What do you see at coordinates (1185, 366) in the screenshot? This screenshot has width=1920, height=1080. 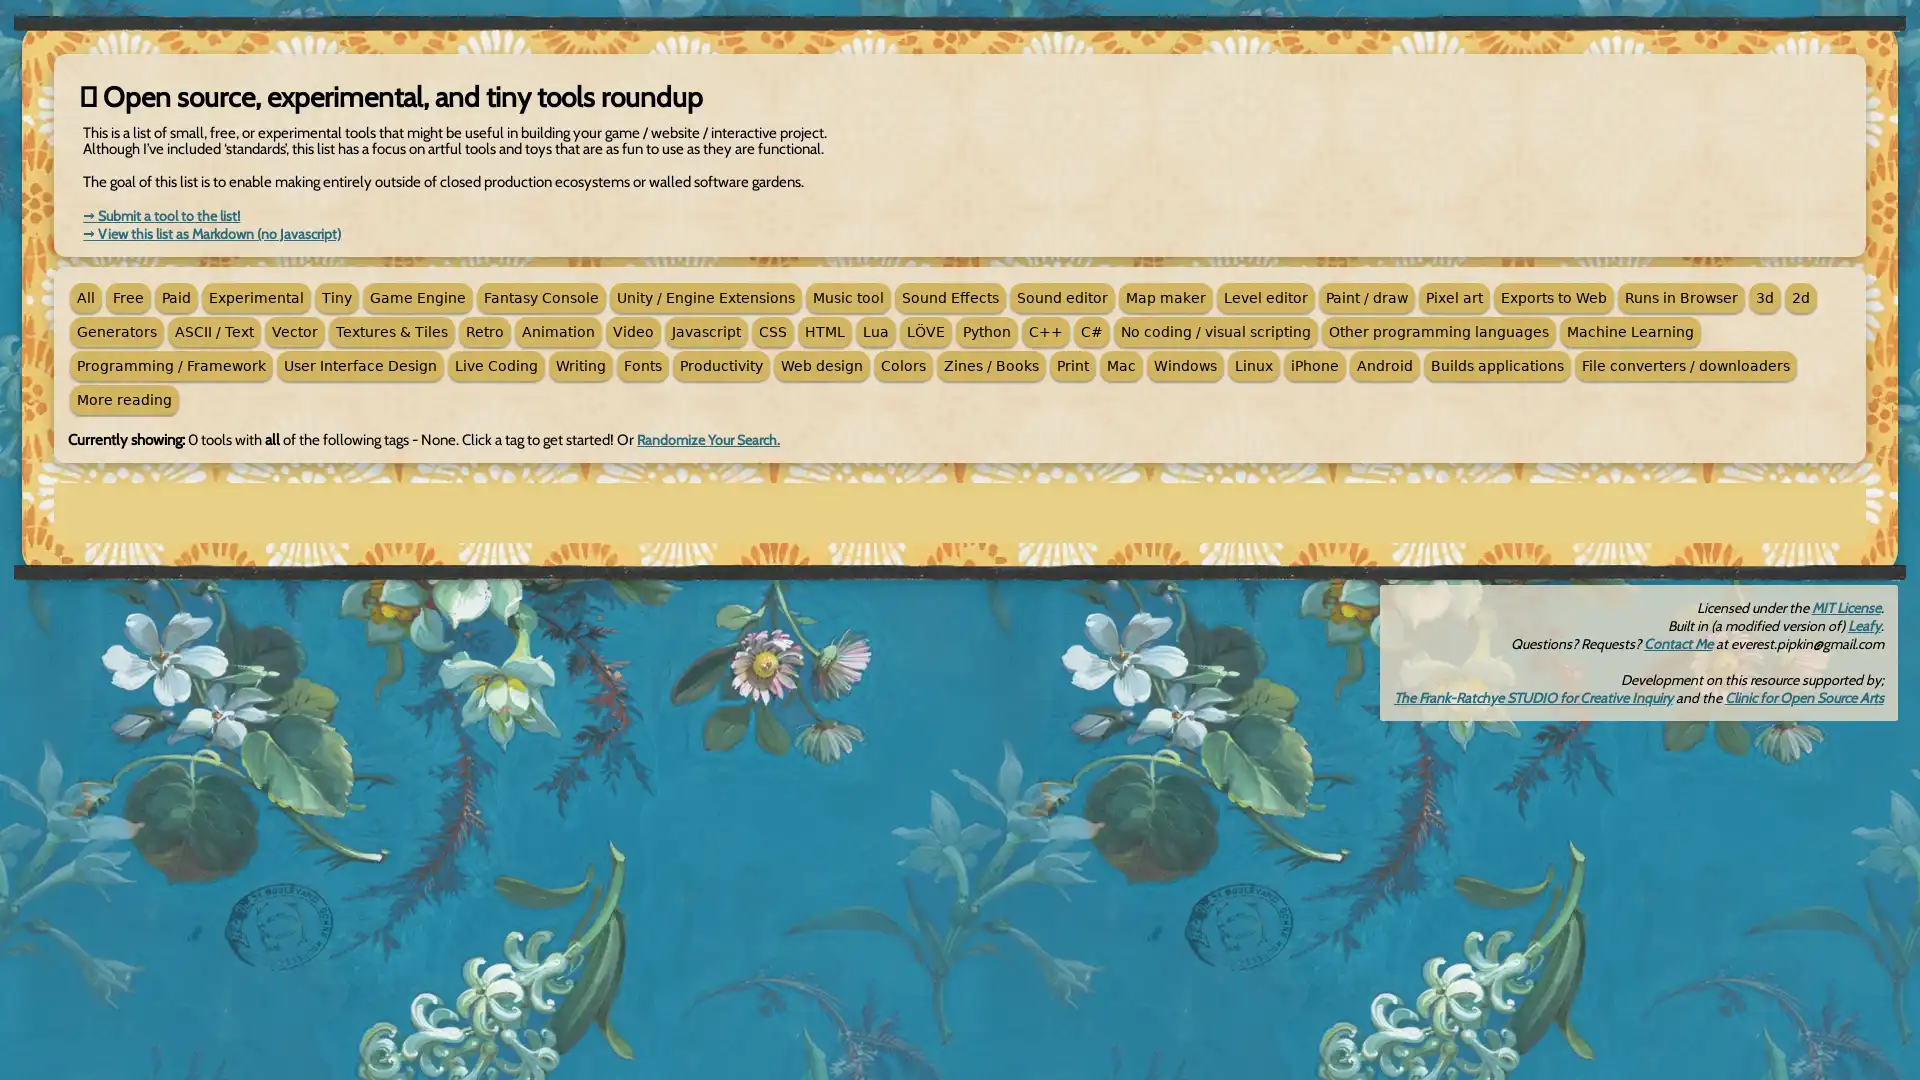 I see `Windows` at bounding box center [1185, 366].